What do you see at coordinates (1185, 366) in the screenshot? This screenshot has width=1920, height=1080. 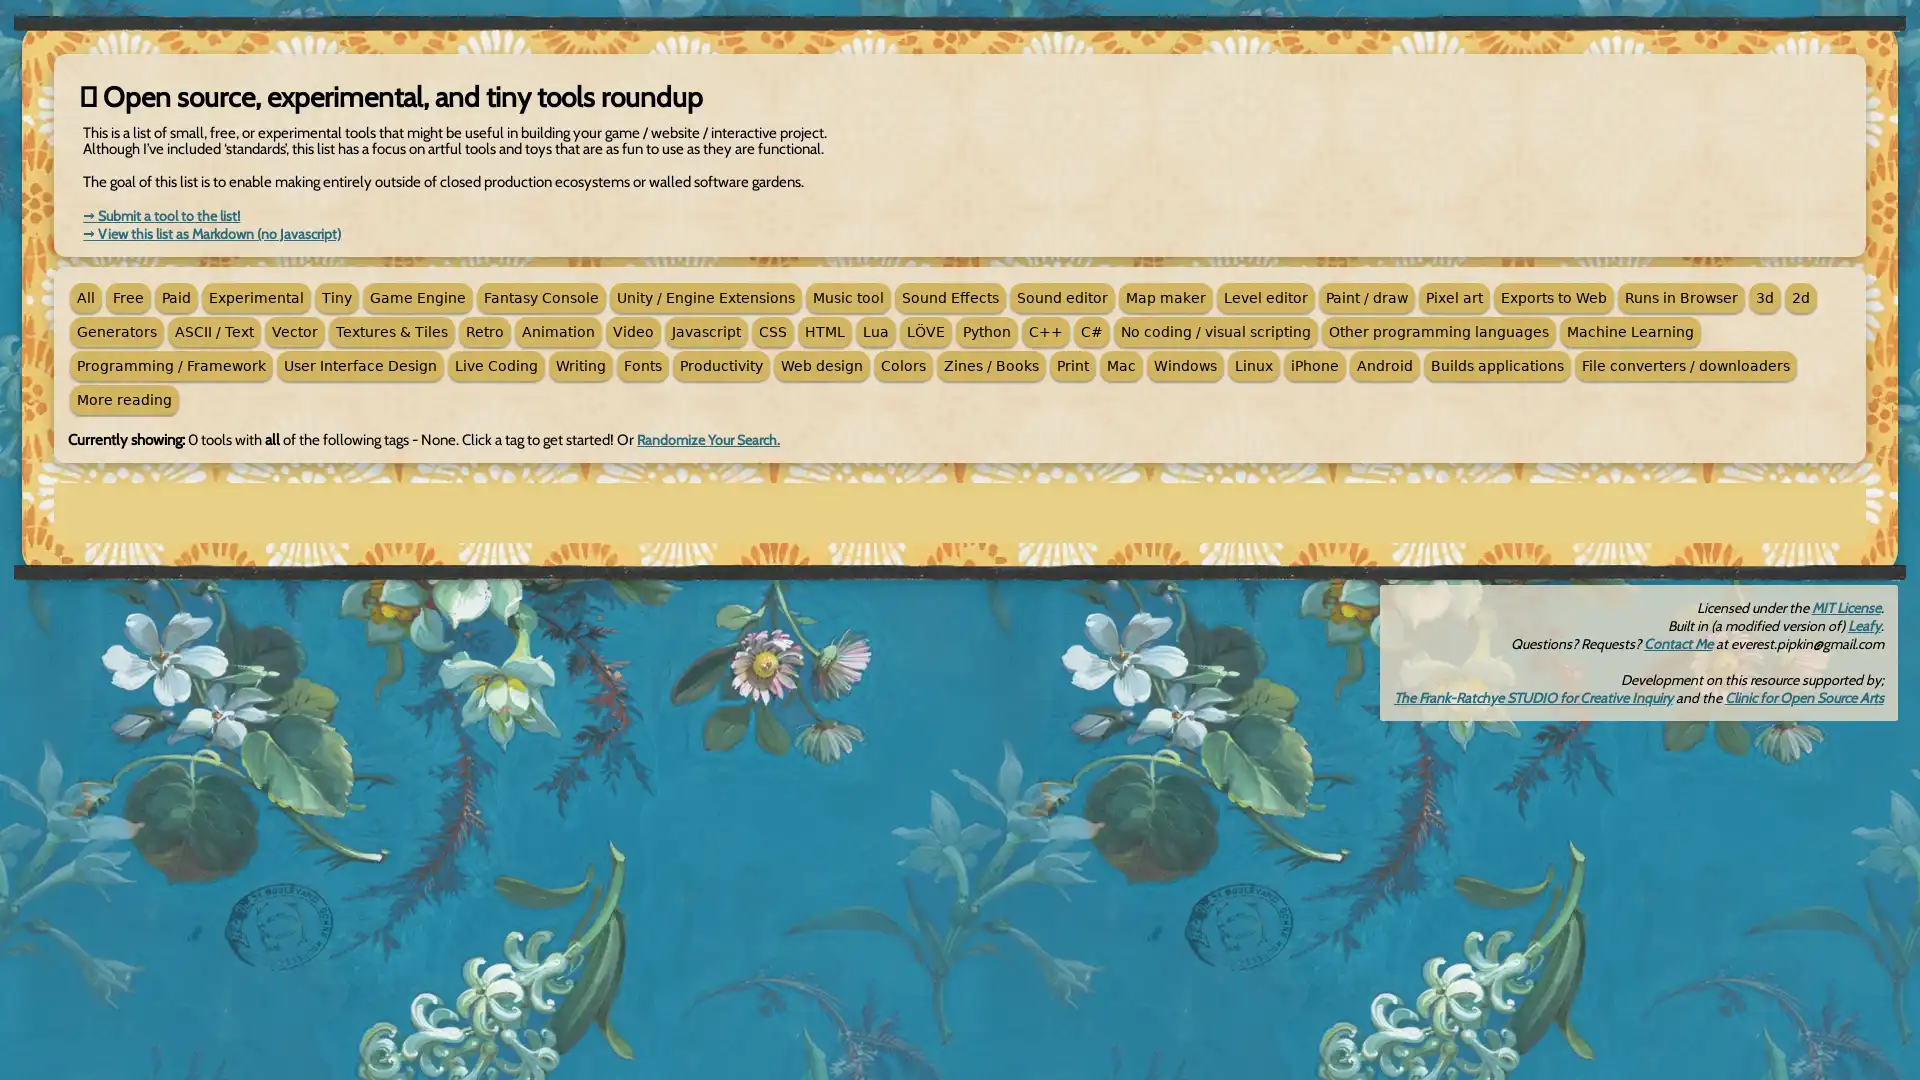 I see `Windows` at bounding box center [1185, 366].